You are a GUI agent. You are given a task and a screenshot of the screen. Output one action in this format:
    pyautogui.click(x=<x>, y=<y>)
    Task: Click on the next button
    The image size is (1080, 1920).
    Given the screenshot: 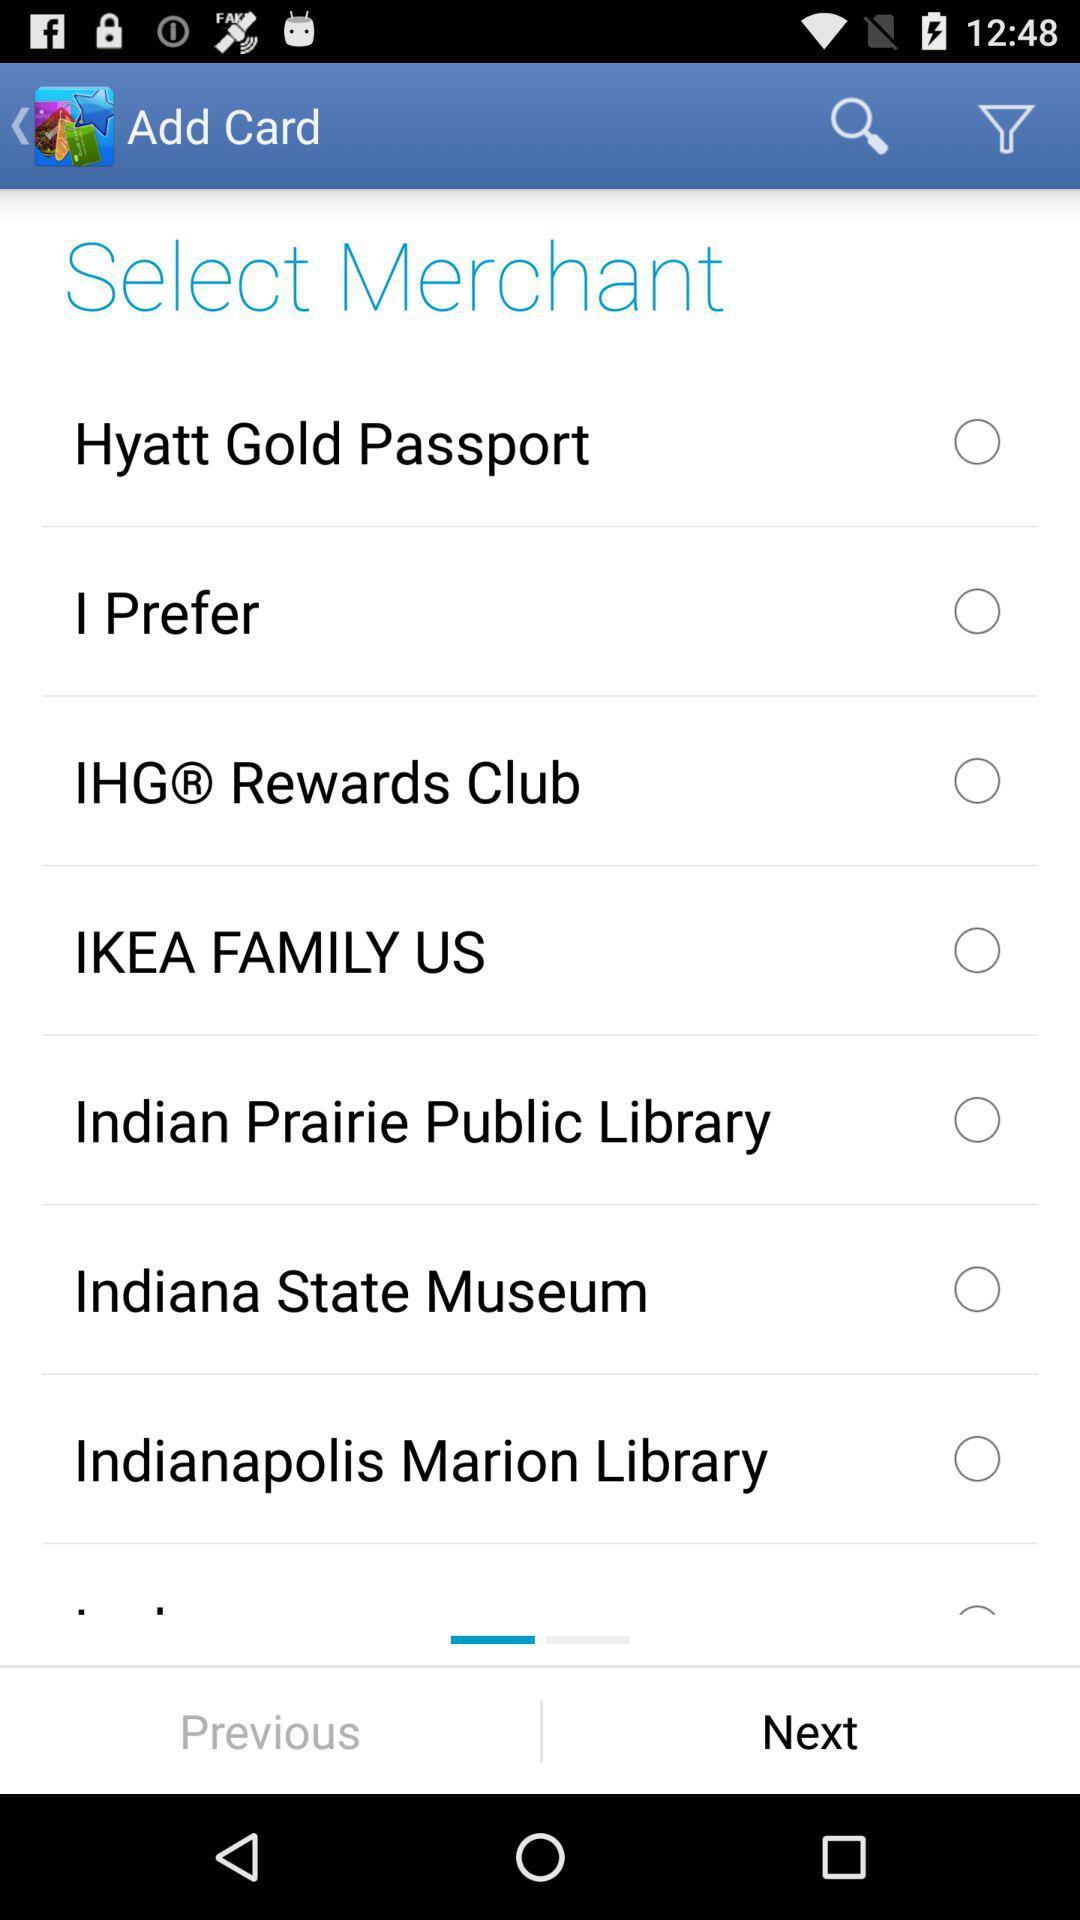 What is the action you would take?
    pyautogui.click(x=810, y=1730)
    